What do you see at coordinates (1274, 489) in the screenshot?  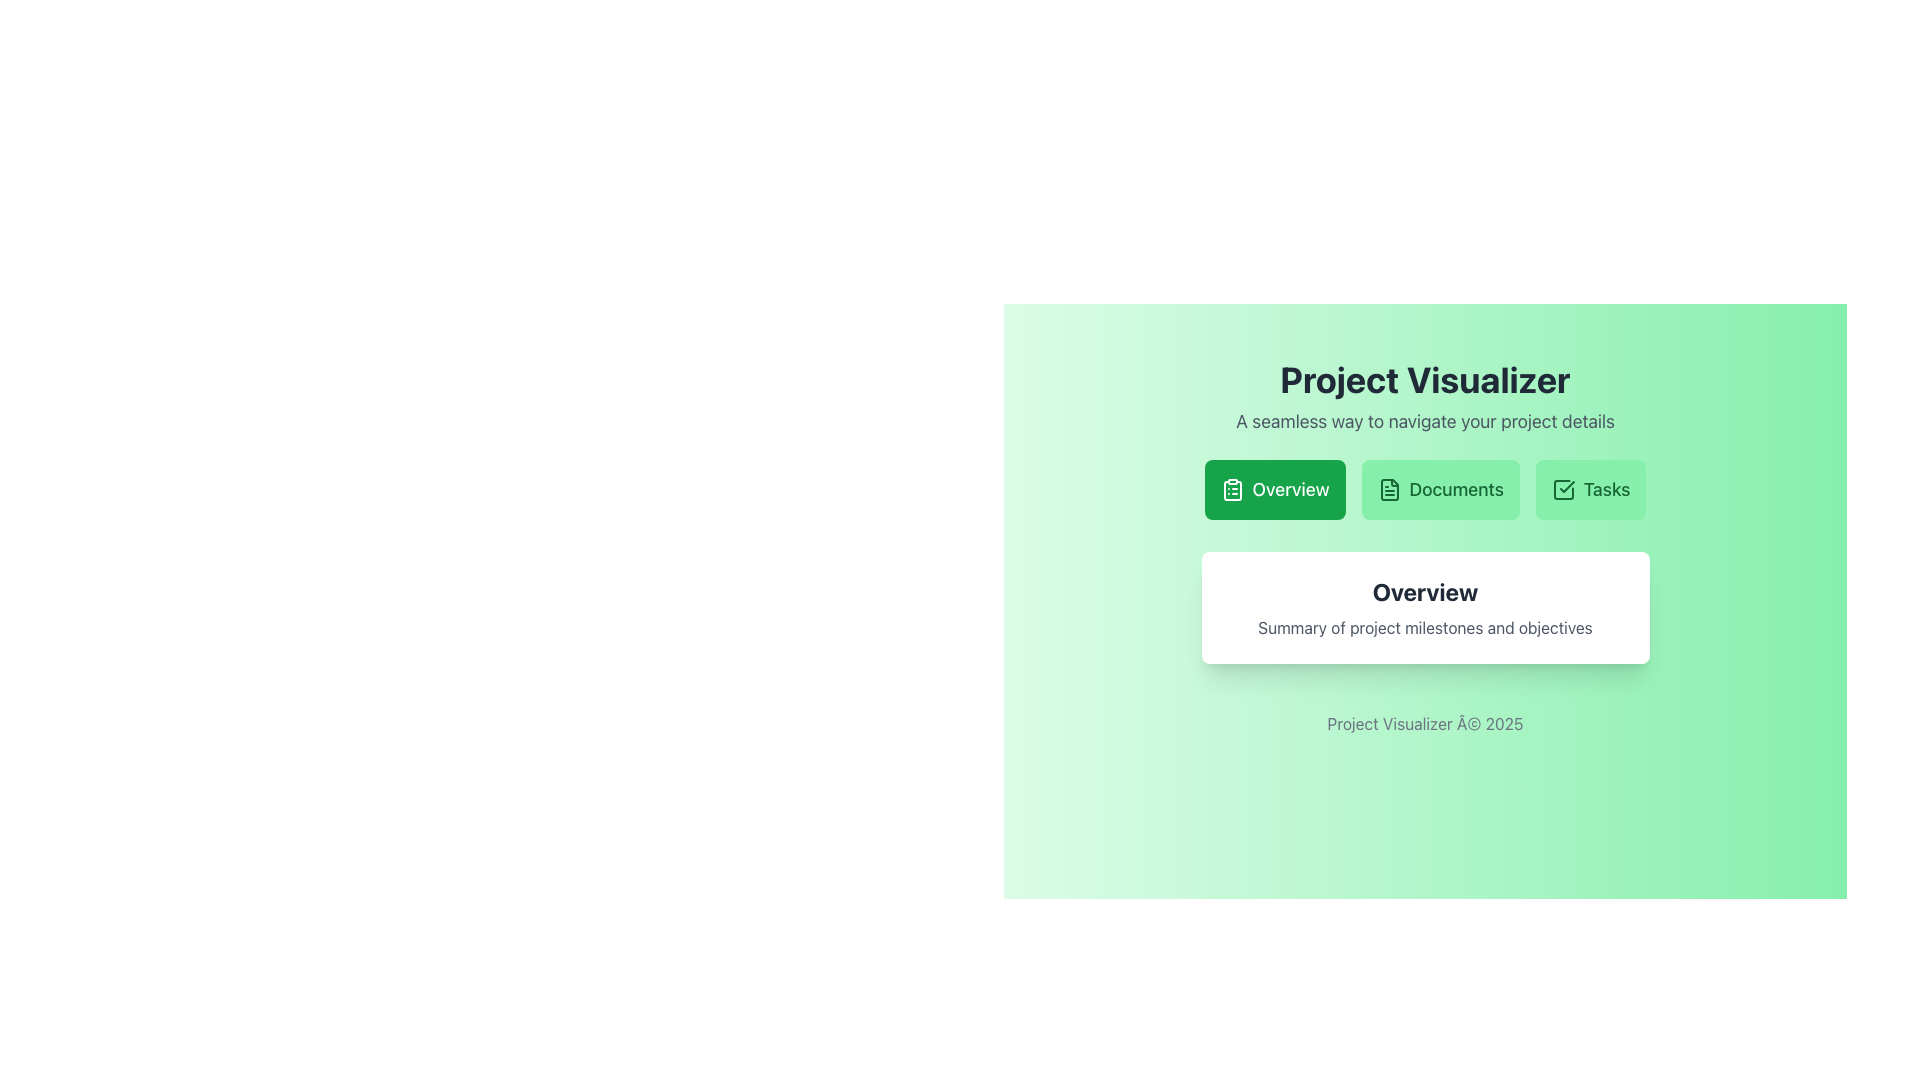 I see `the 'Overview' button located on the leftmost side of the button row under 'Project Visualizer'` at bounding box center [1274, 489].